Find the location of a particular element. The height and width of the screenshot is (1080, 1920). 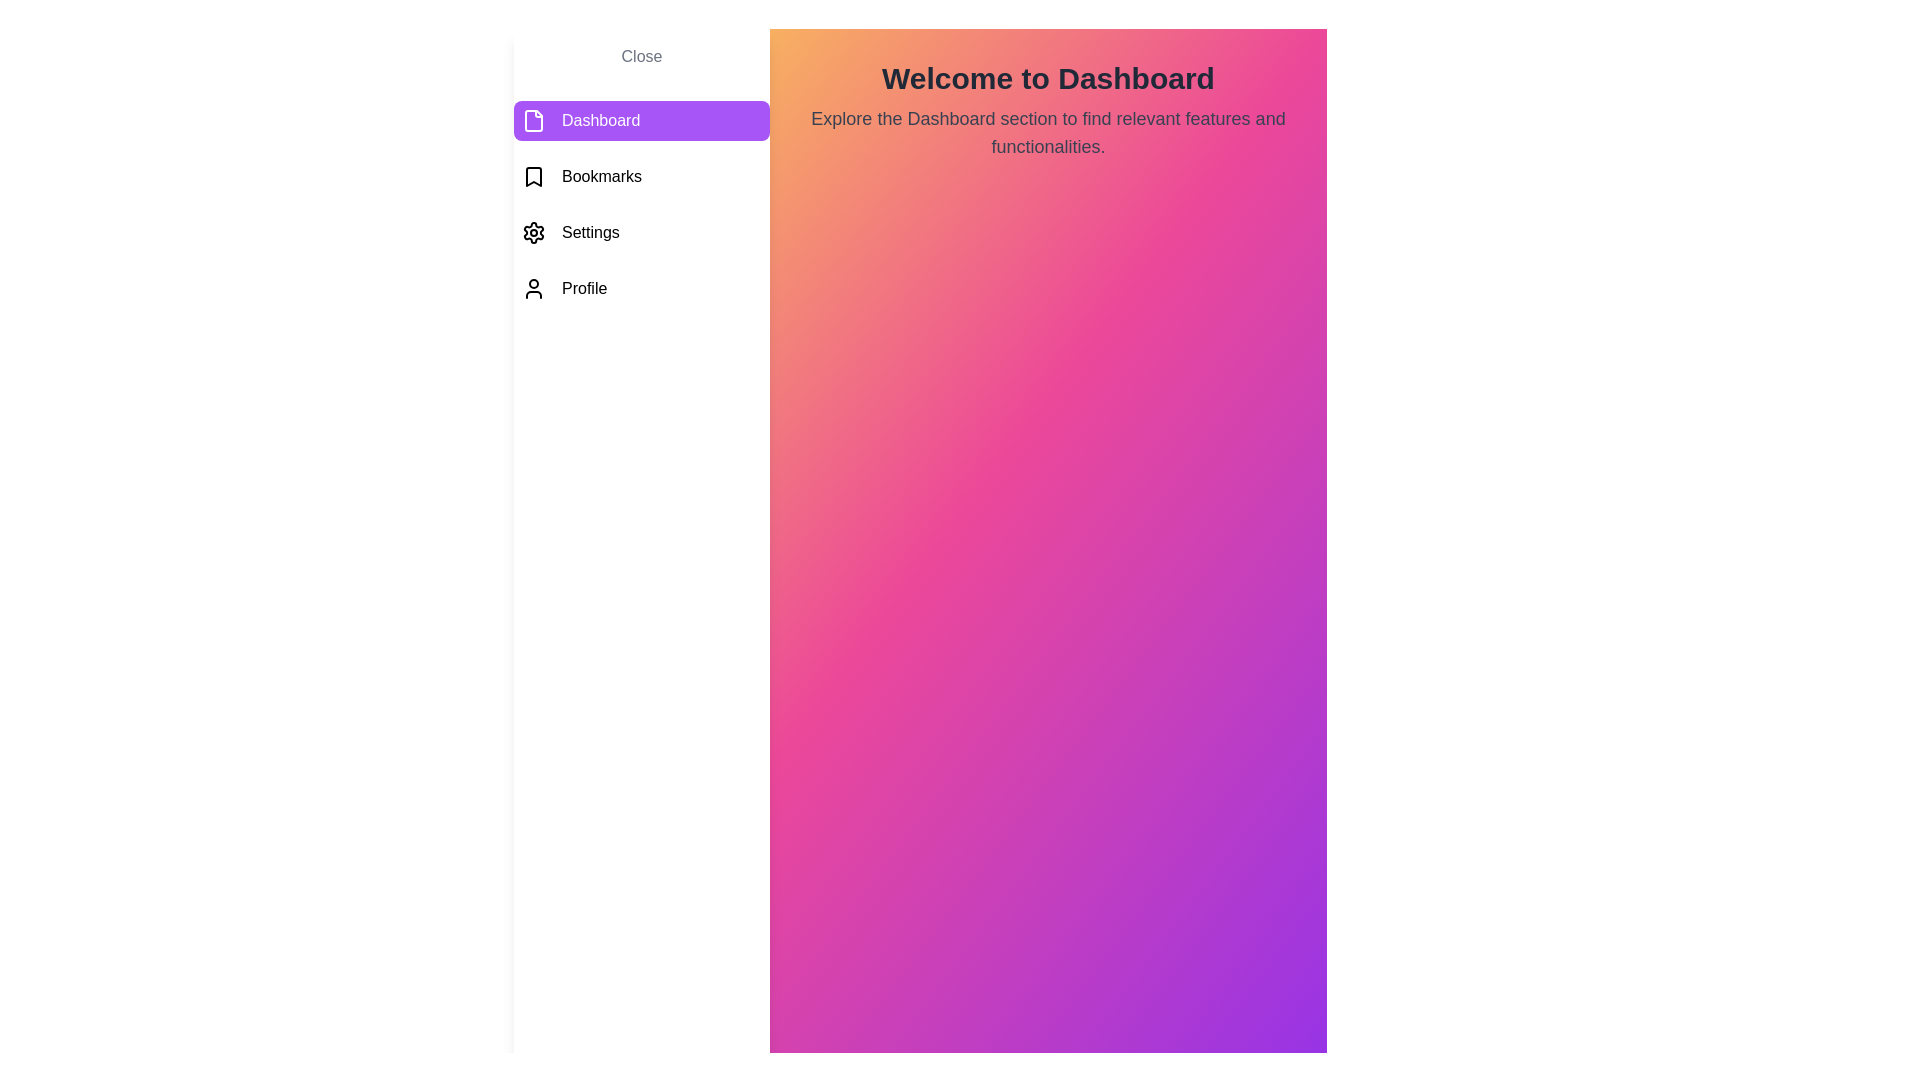

the Dashboard tab from the menu is located at coordinates (642, 120).